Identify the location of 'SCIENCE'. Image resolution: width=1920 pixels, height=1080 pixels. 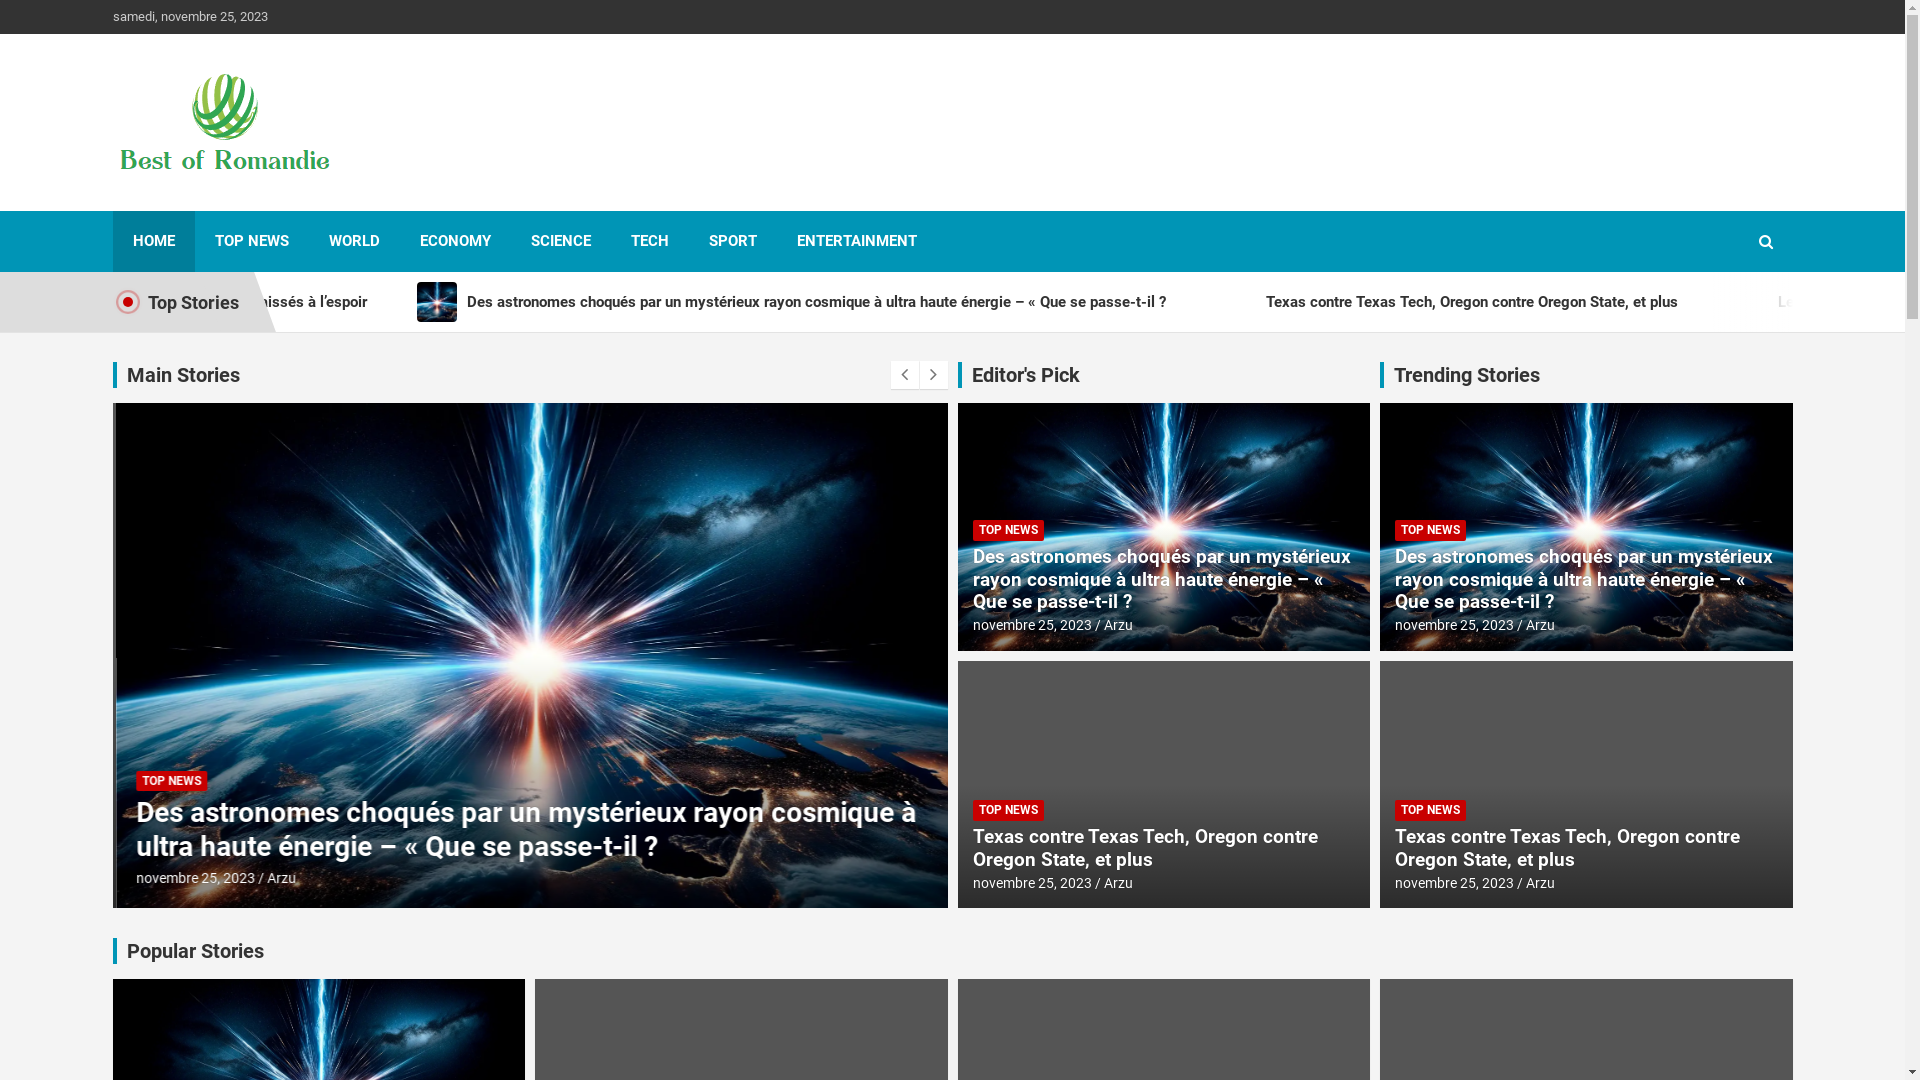
(560, 240).